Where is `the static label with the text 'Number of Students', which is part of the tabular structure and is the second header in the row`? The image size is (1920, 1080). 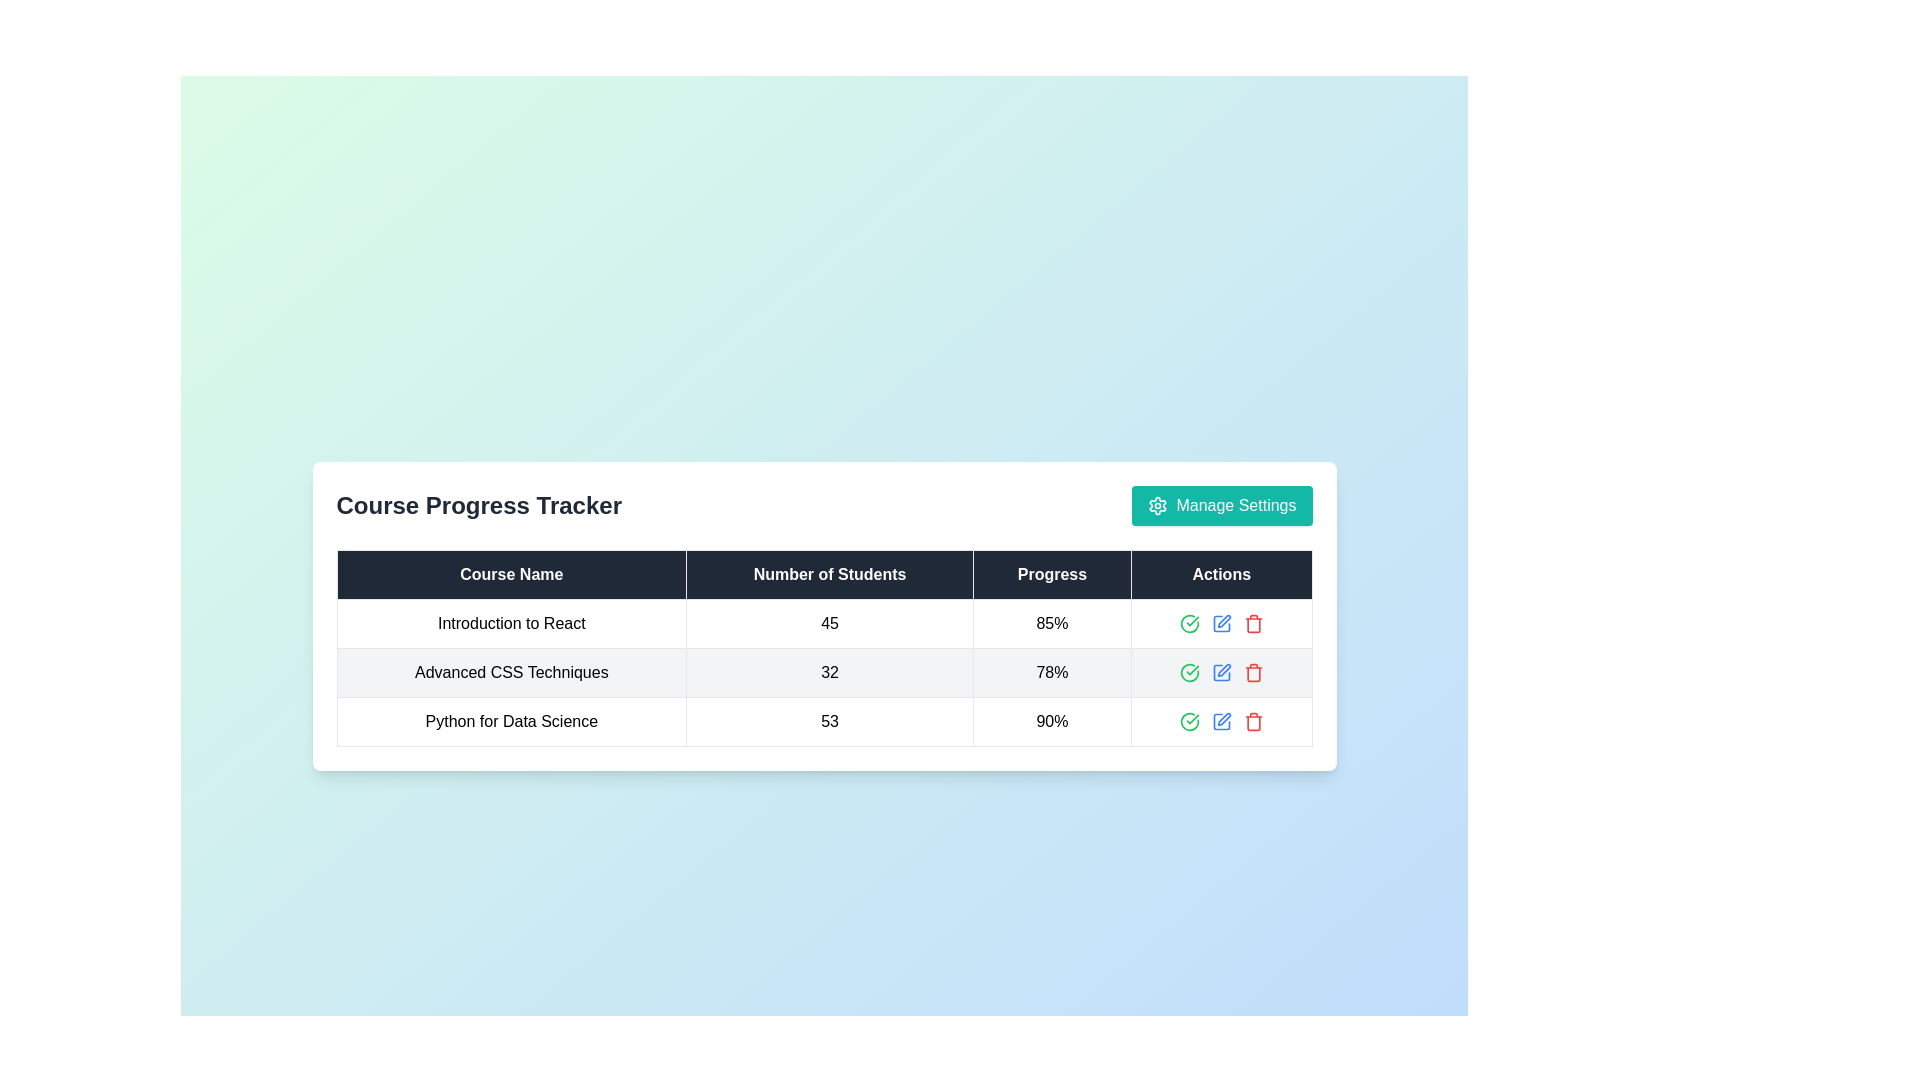 the static label with the text 'Number of Students', which is part of the tabular structure and is the second header in the row is located at coordinates (830, 574).